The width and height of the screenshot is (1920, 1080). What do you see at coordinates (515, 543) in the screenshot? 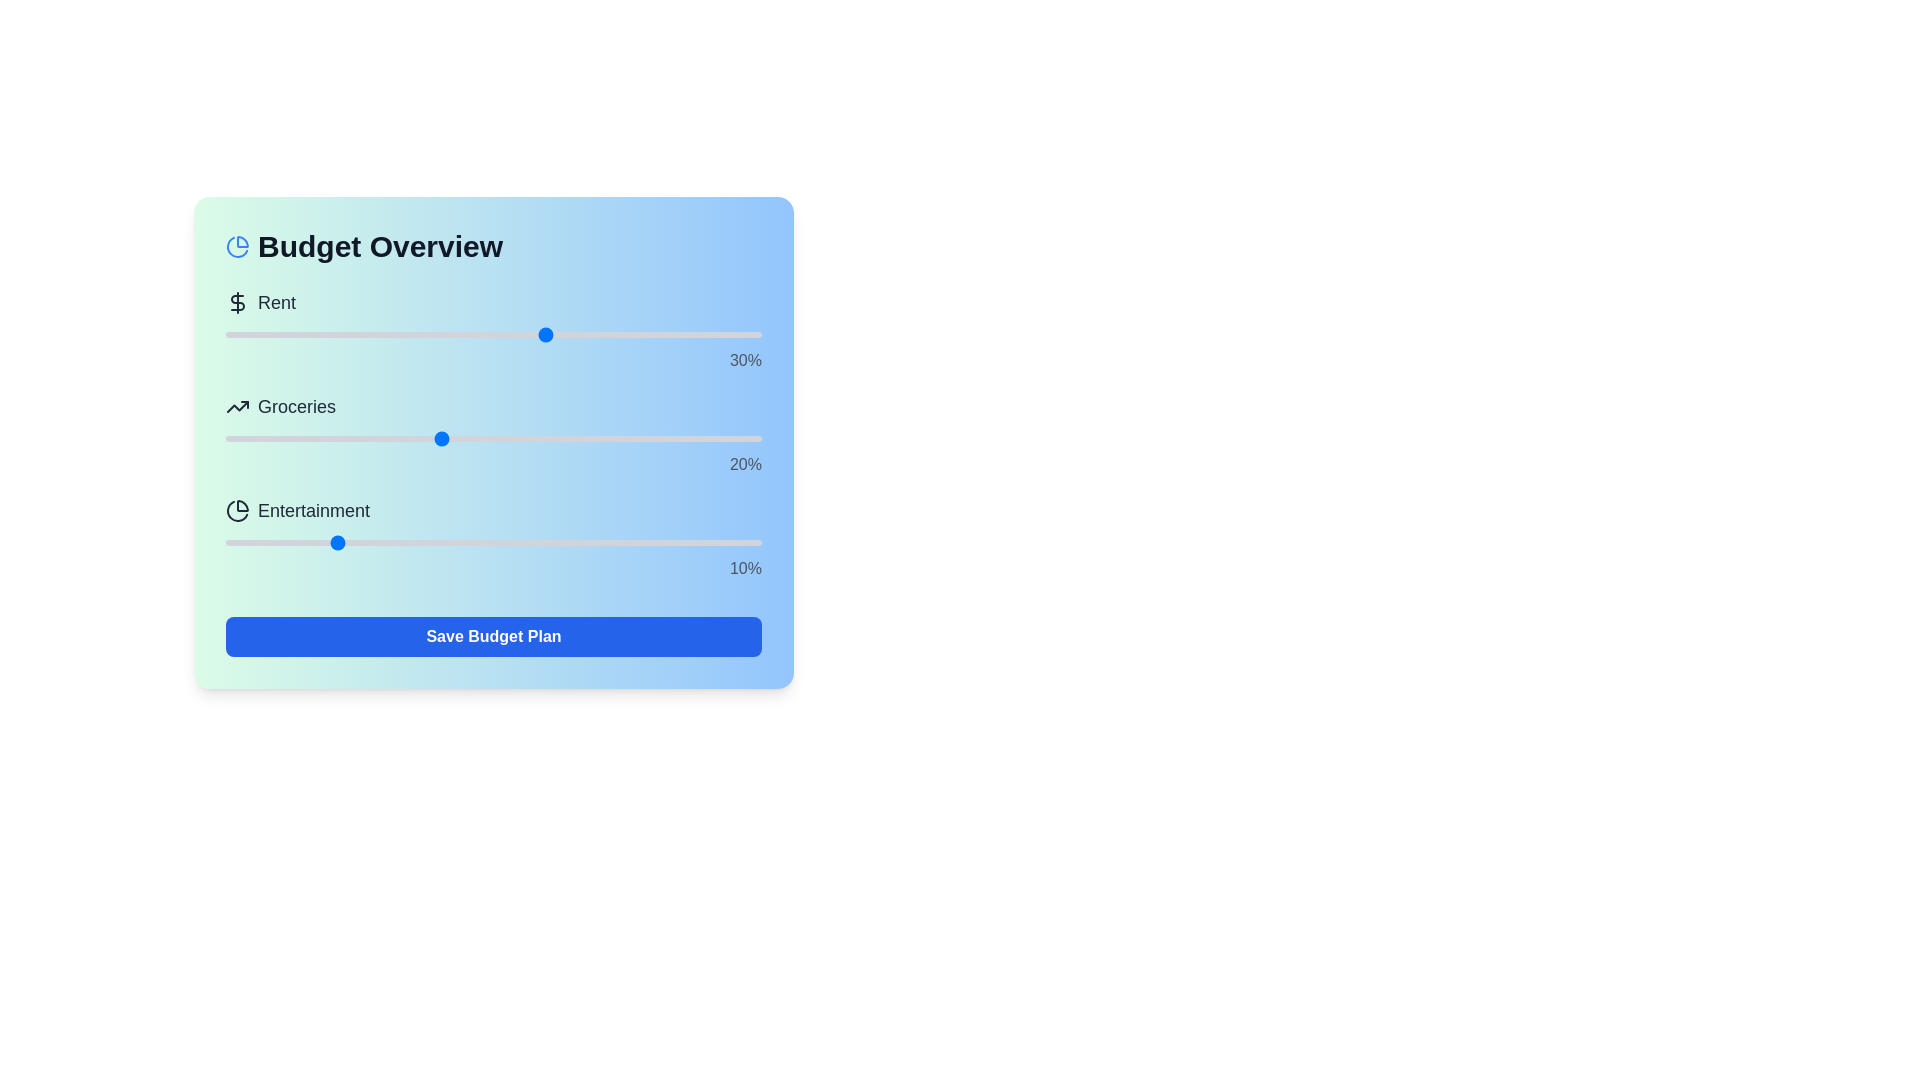
I see `the 'Entertainment' slider` at bounding box center [515, 543].